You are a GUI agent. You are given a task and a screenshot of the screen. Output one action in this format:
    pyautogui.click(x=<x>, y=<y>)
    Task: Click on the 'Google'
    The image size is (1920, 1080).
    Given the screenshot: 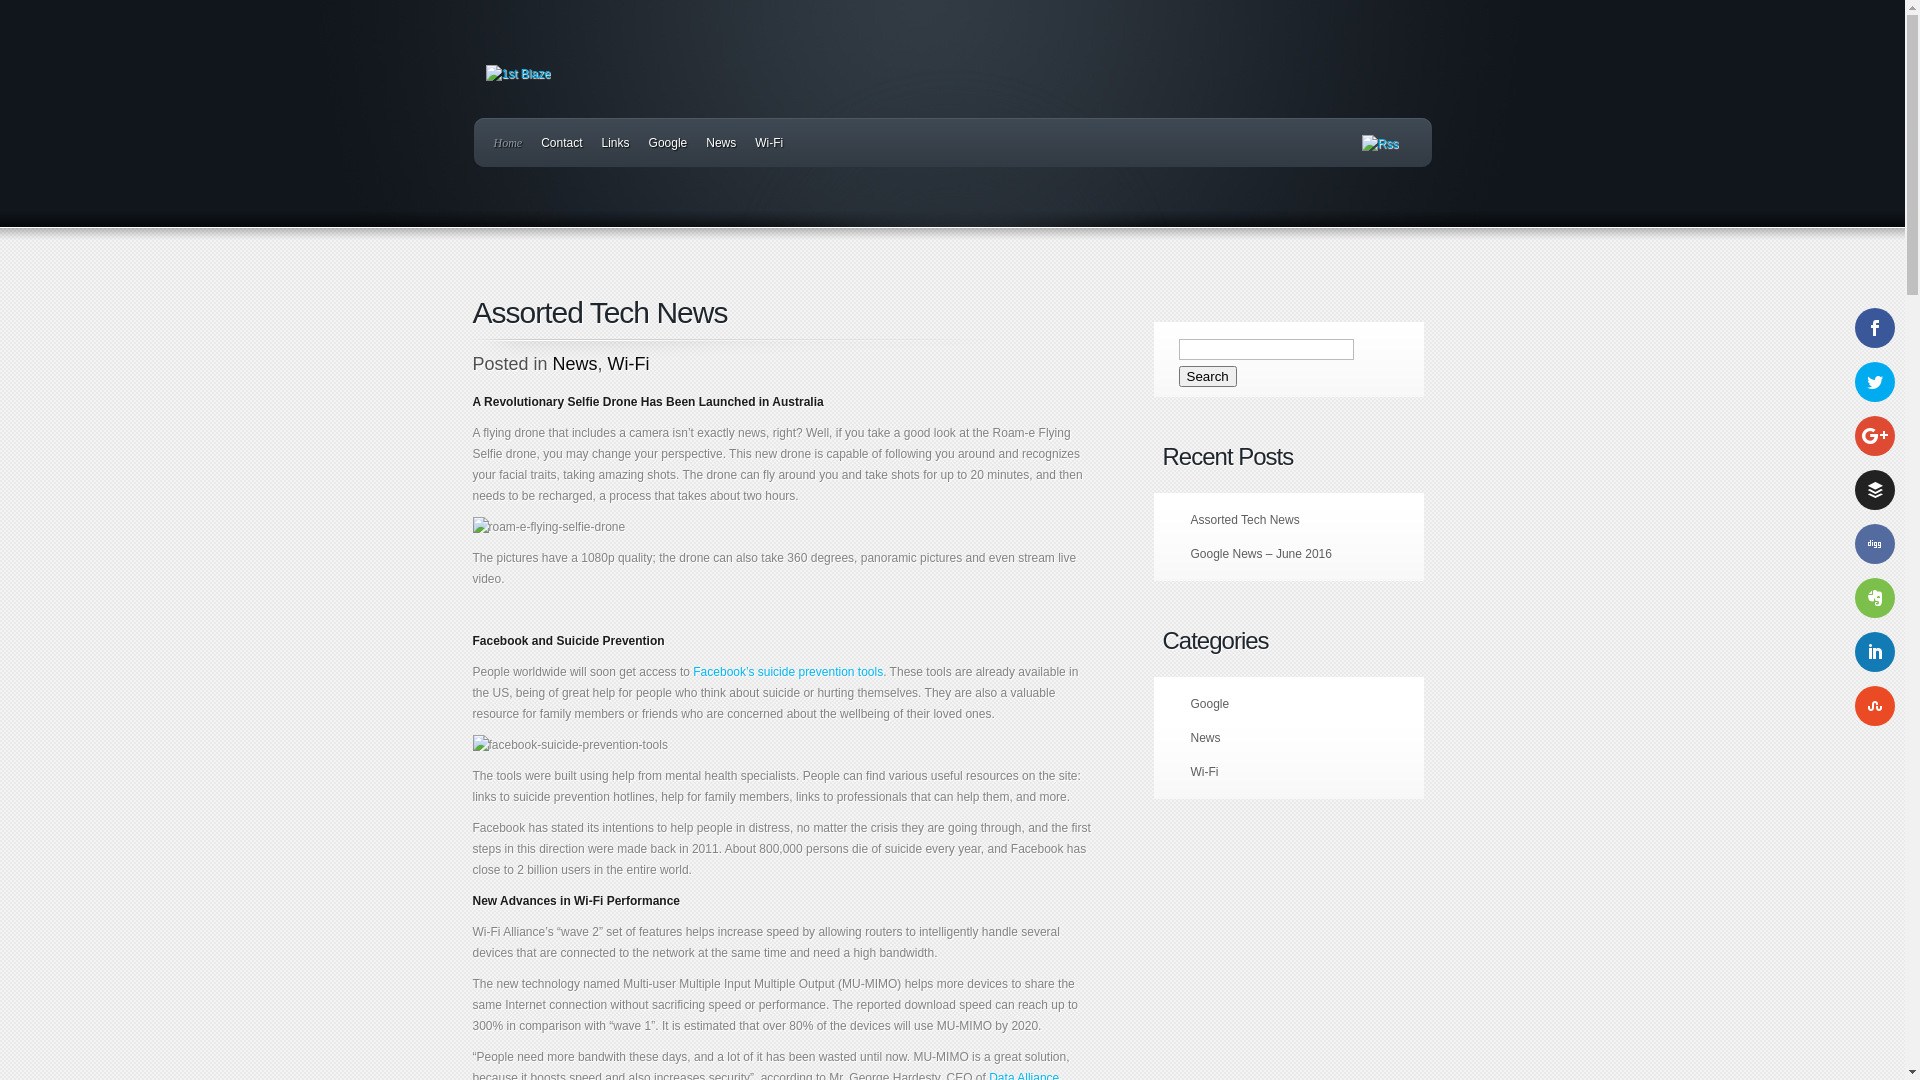 What is the action you would take?
    pyautogui.click(x=1208, y=703)
    